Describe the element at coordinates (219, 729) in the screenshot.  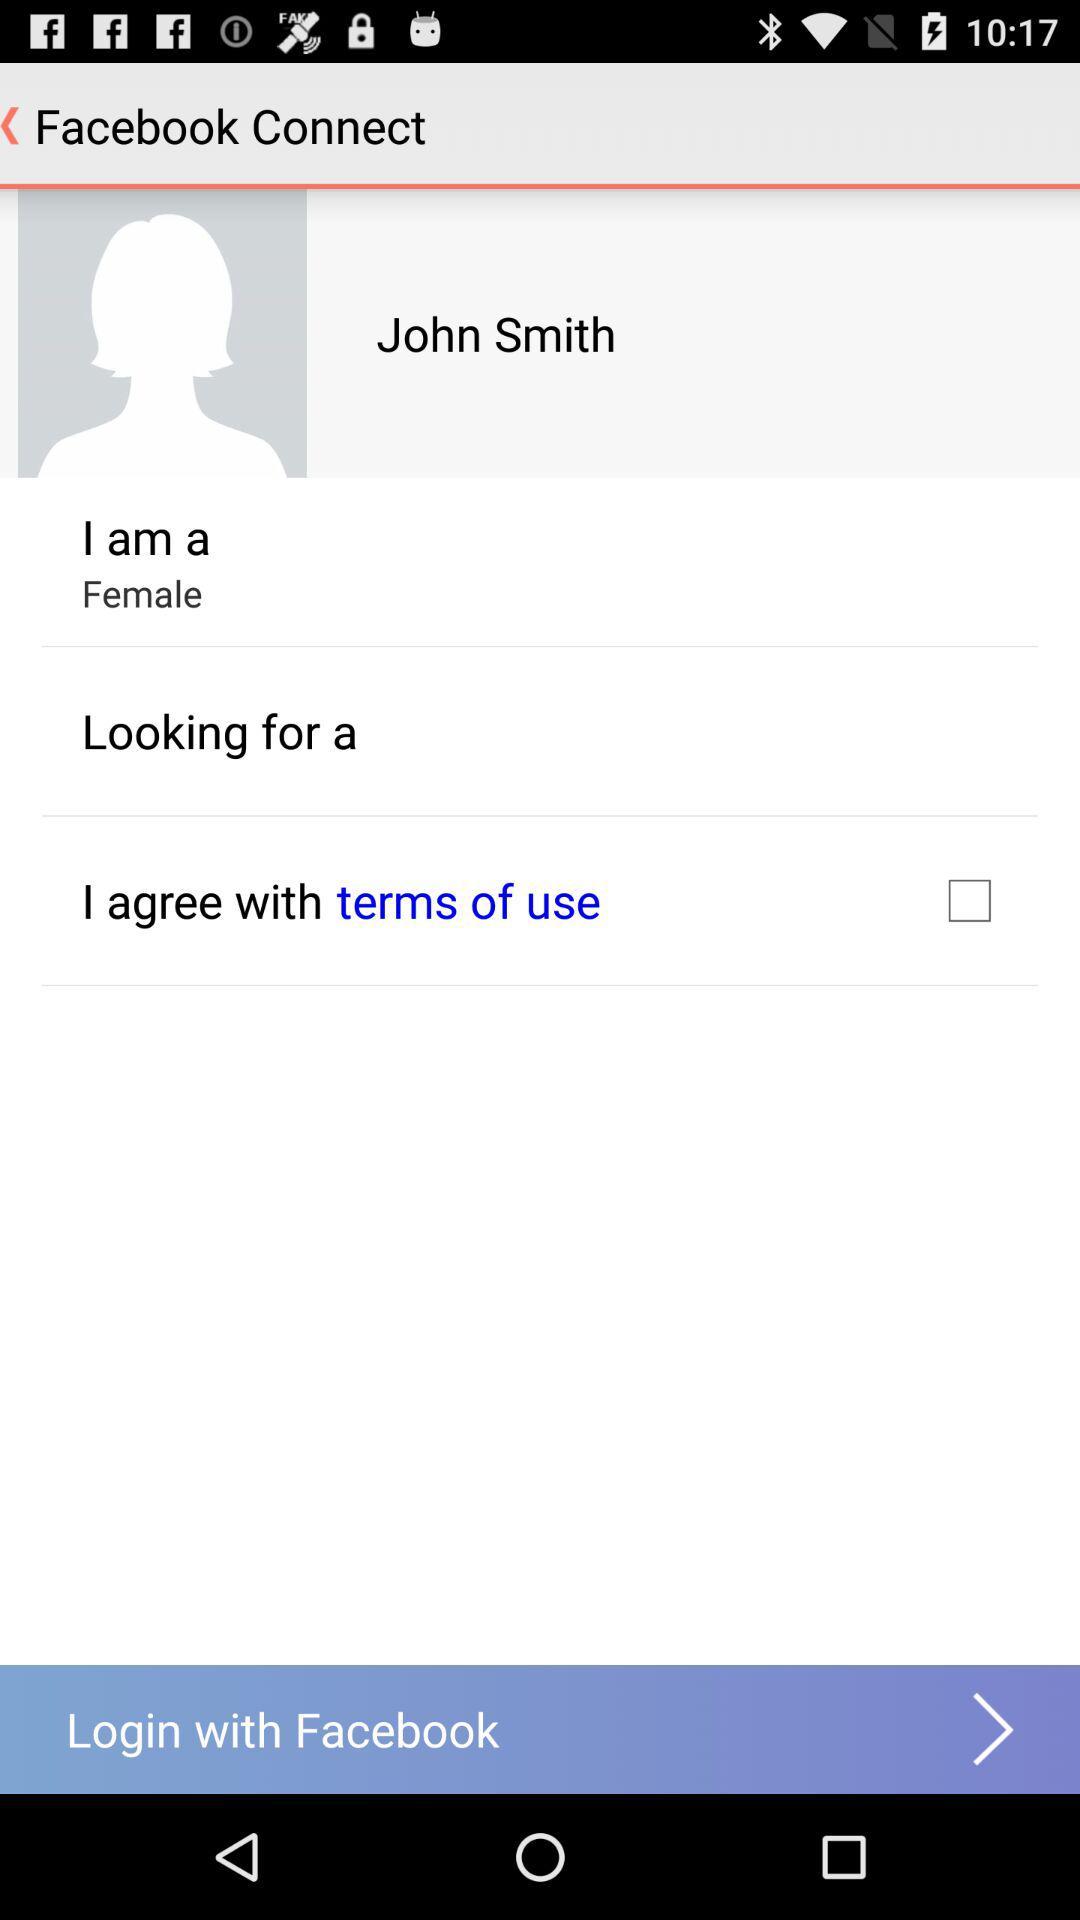
I see `the item below the female icon` at that location.